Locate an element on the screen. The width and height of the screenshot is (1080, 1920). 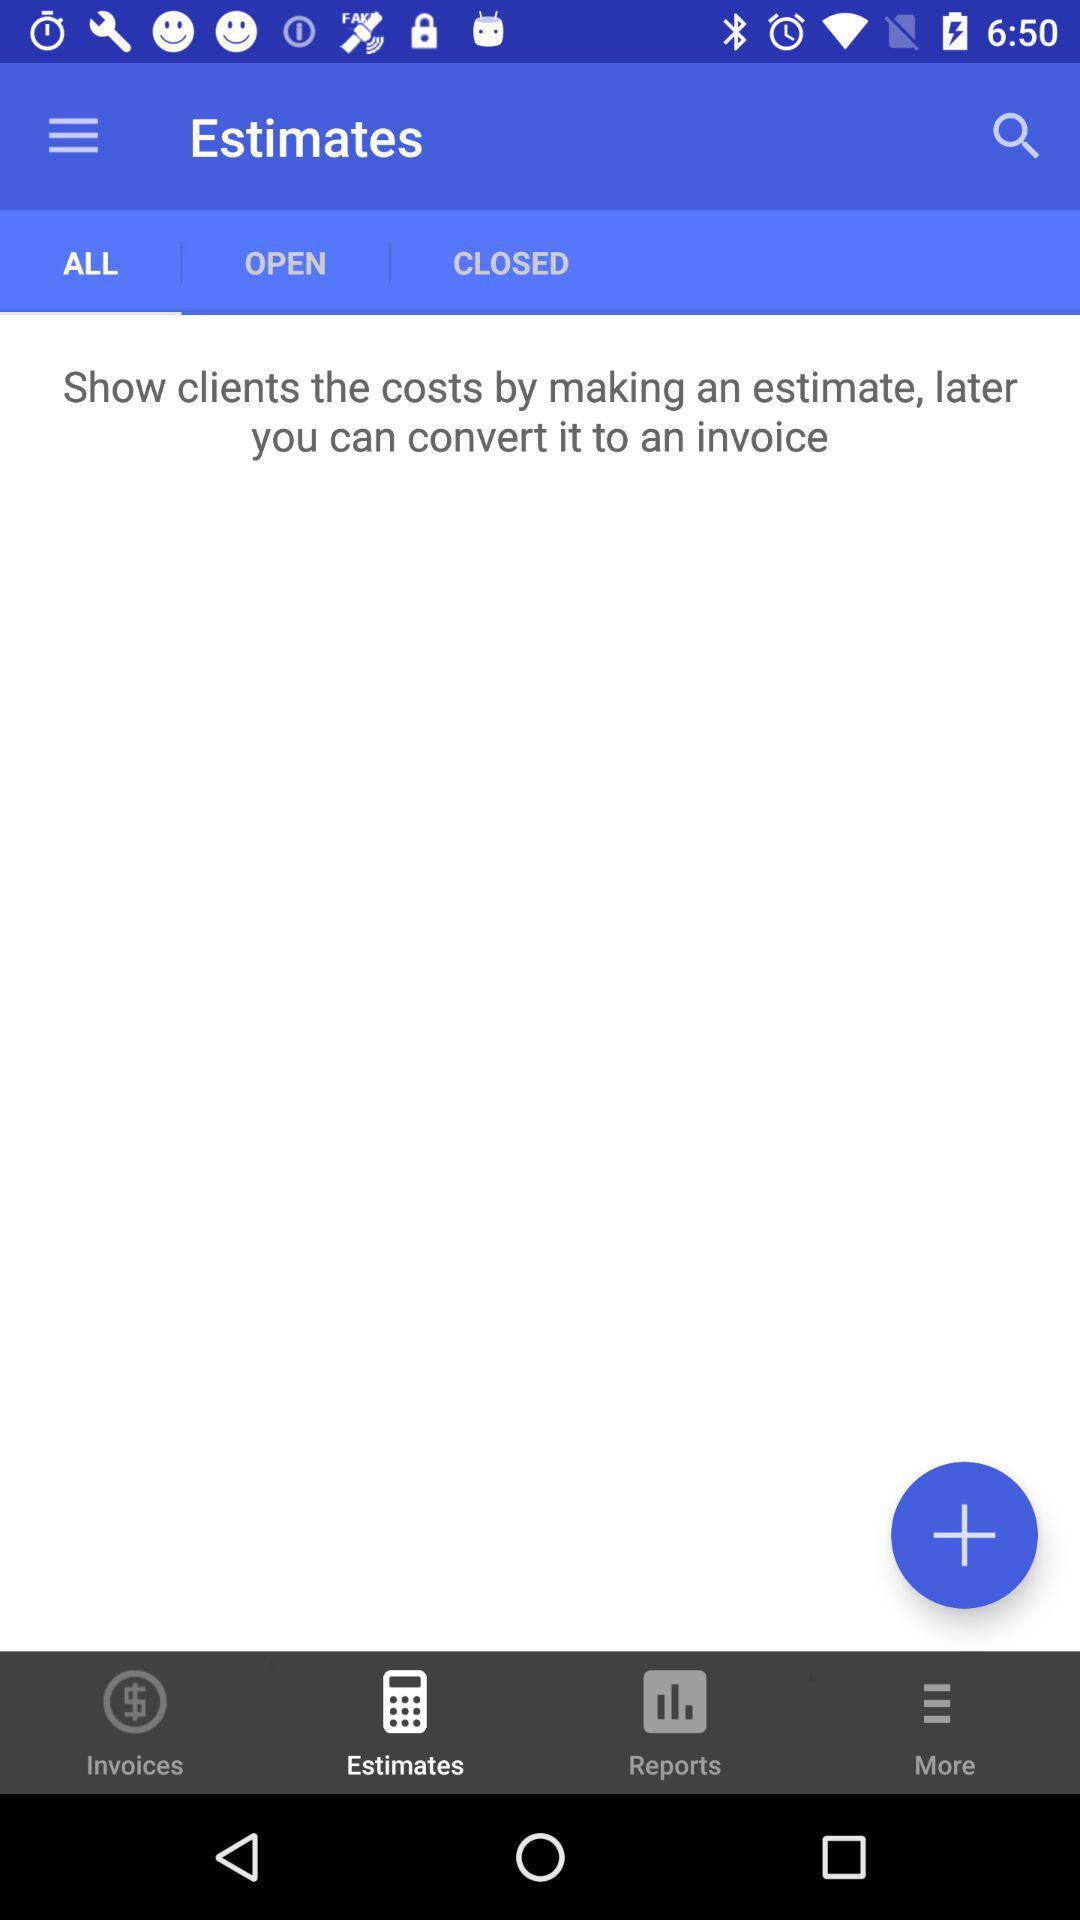
the icon below the show clients the item is located at coordinates (963, 1534).